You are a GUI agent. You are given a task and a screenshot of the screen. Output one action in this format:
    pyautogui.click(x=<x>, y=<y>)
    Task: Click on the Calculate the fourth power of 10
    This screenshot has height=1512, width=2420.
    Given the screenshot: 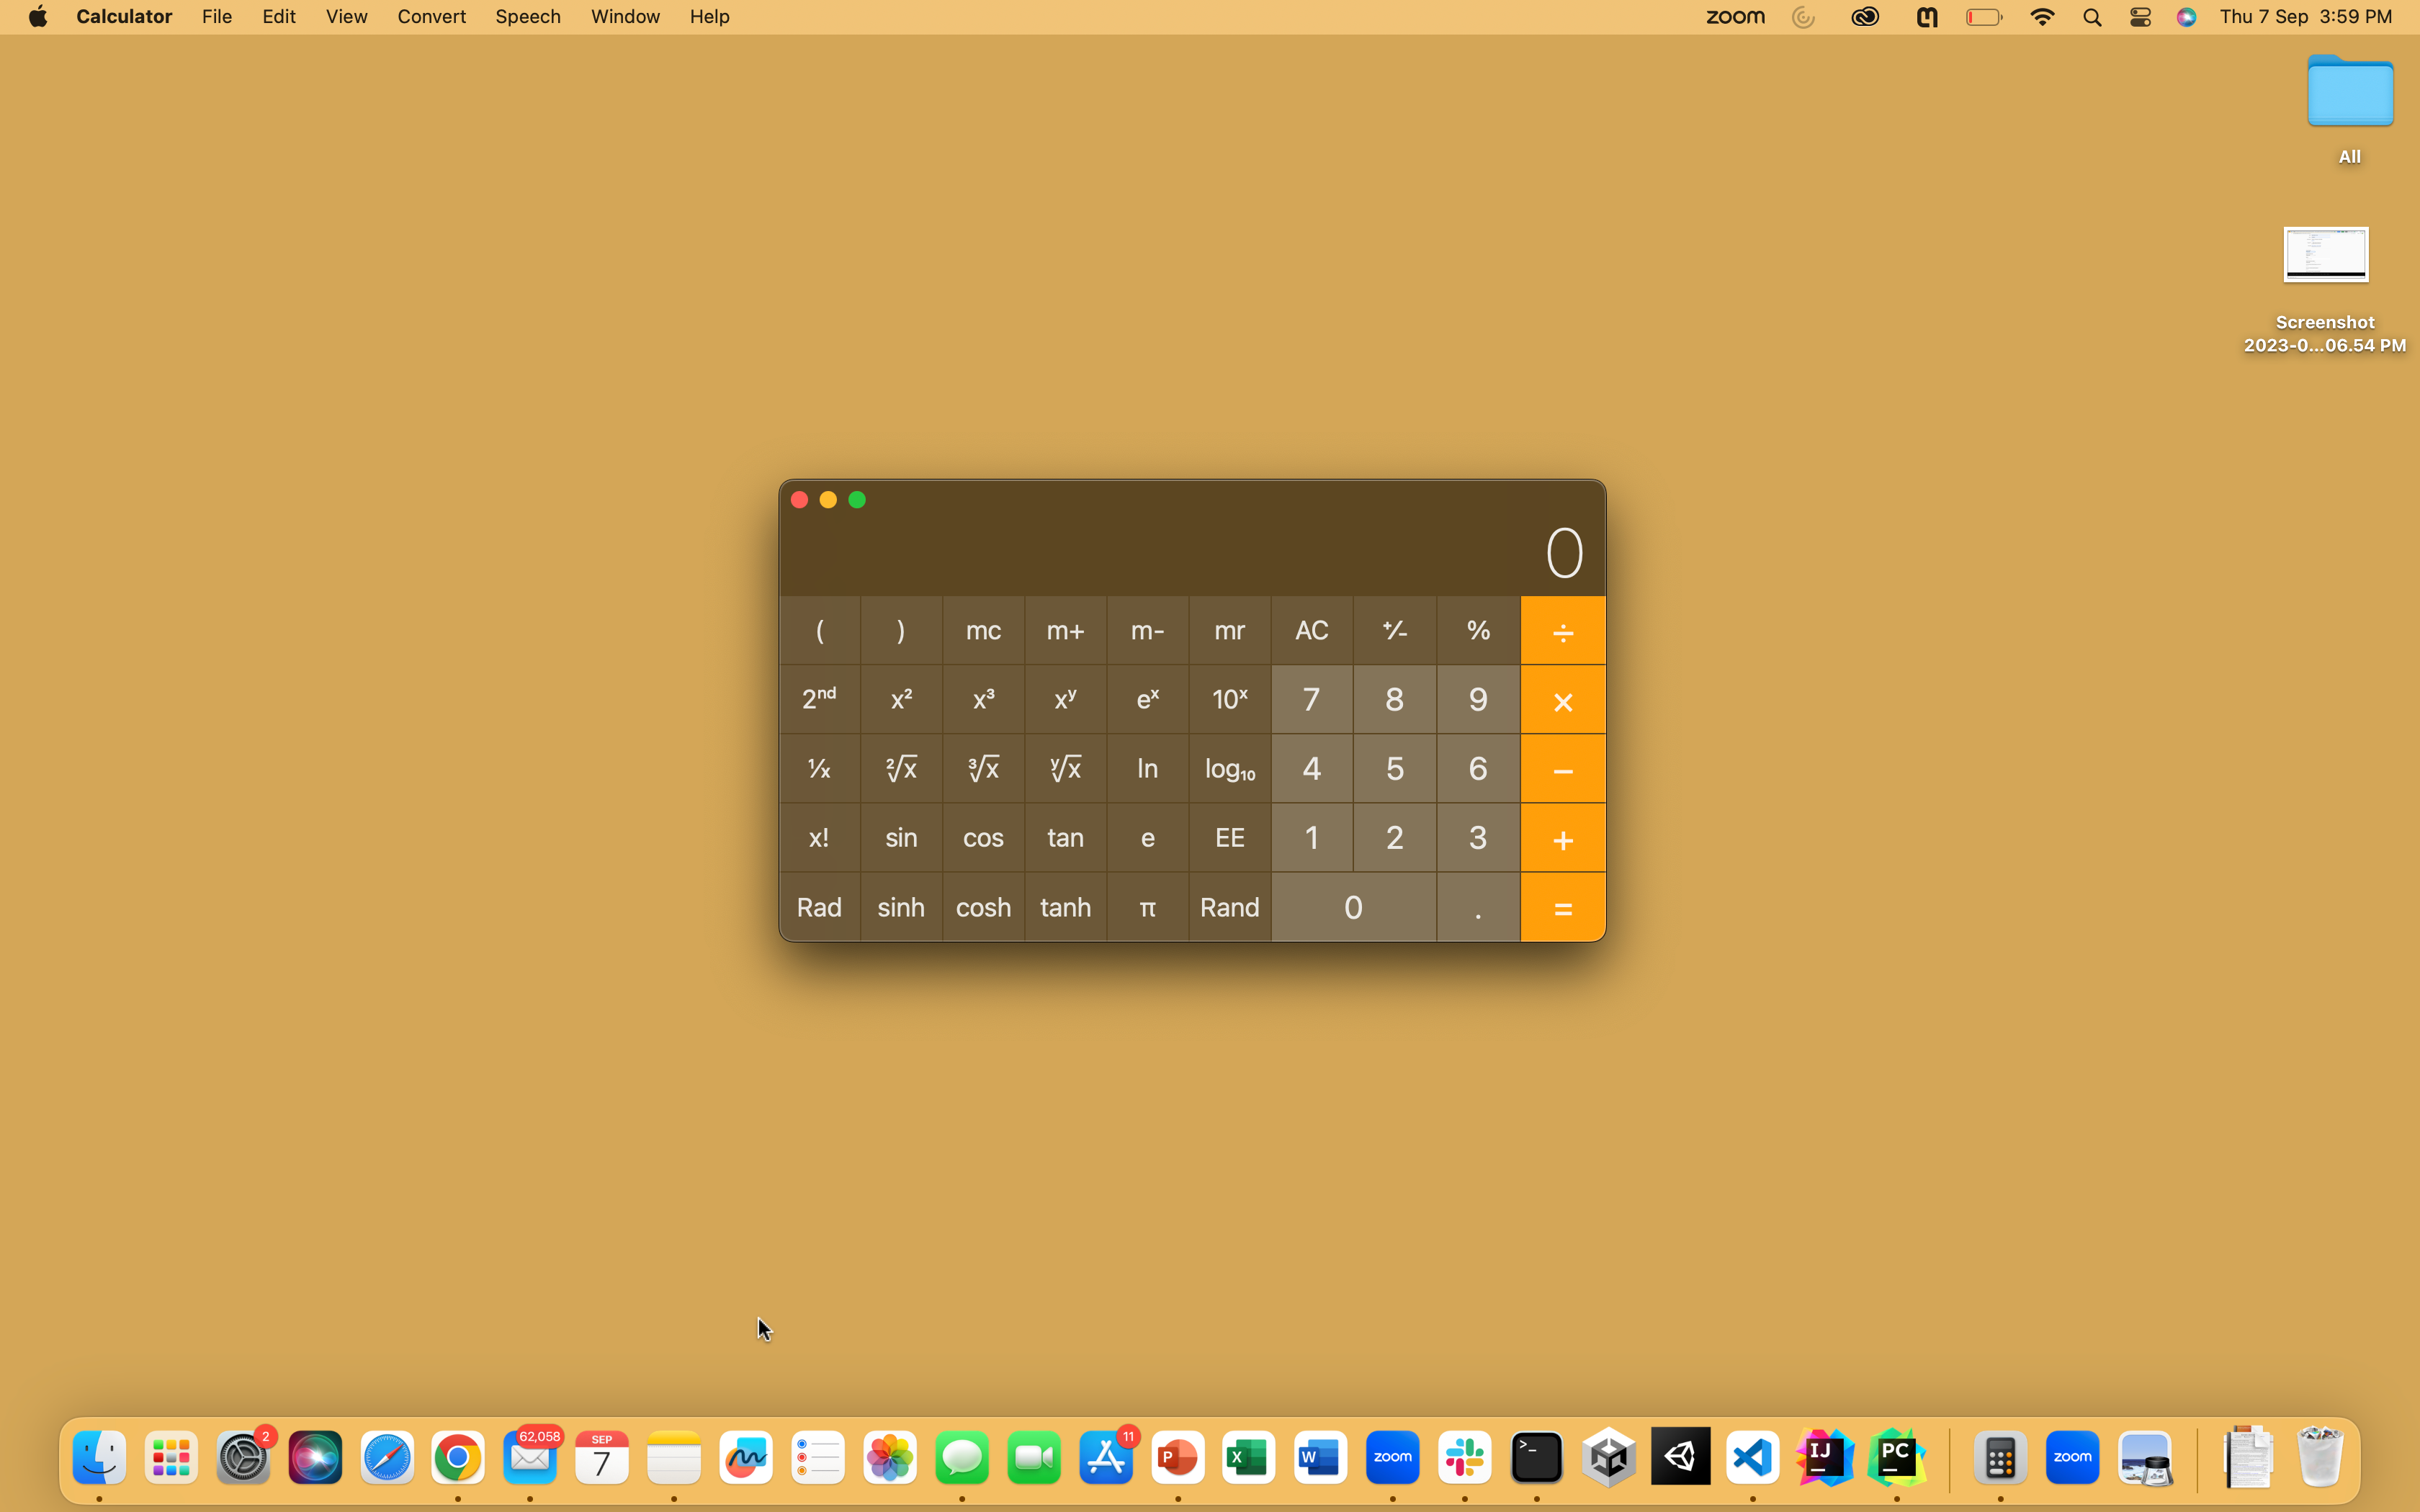 What is the action you would take?
    pyautogui.click(x=1309, y=767)
    